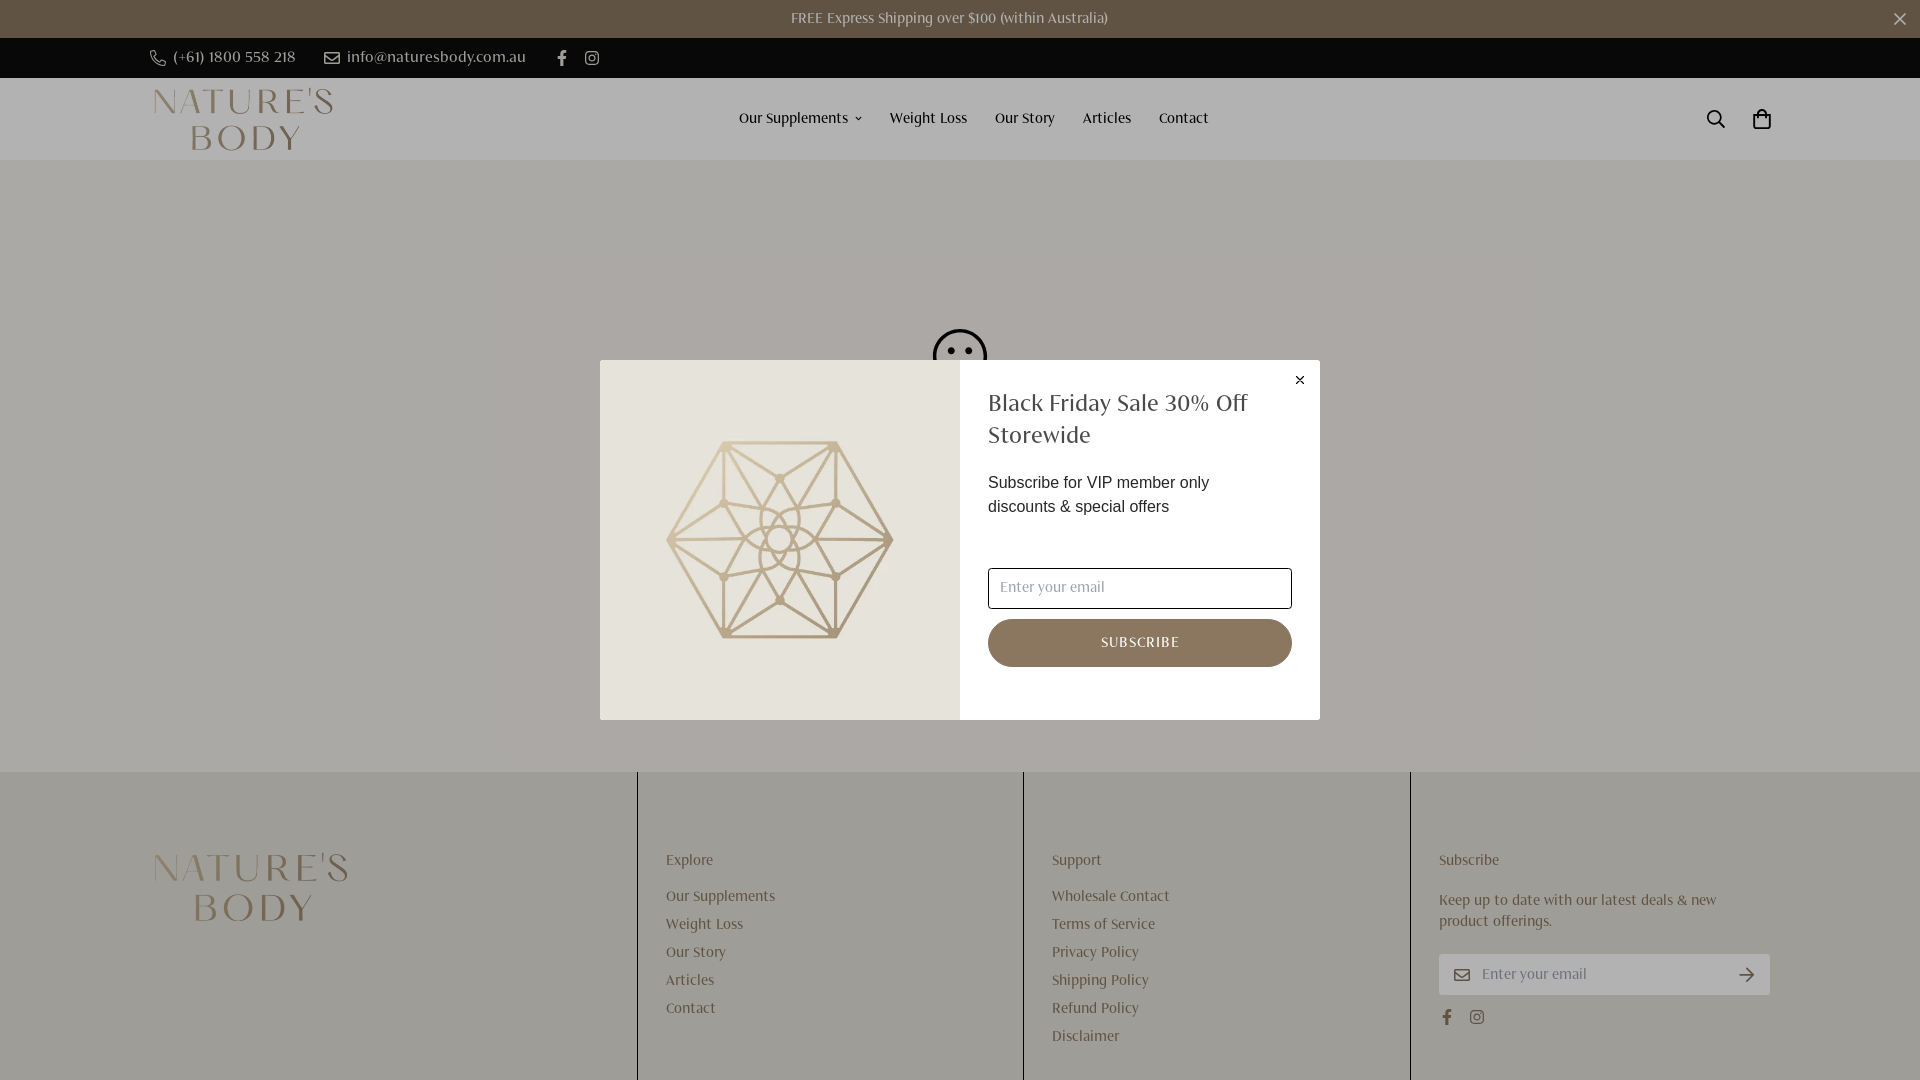 The width and height of the screenshot is (1920, 1080). Describe the element at coordinates (309, 56) in the screenshot. I see `'info@naturesbody.com.au'` at that location.